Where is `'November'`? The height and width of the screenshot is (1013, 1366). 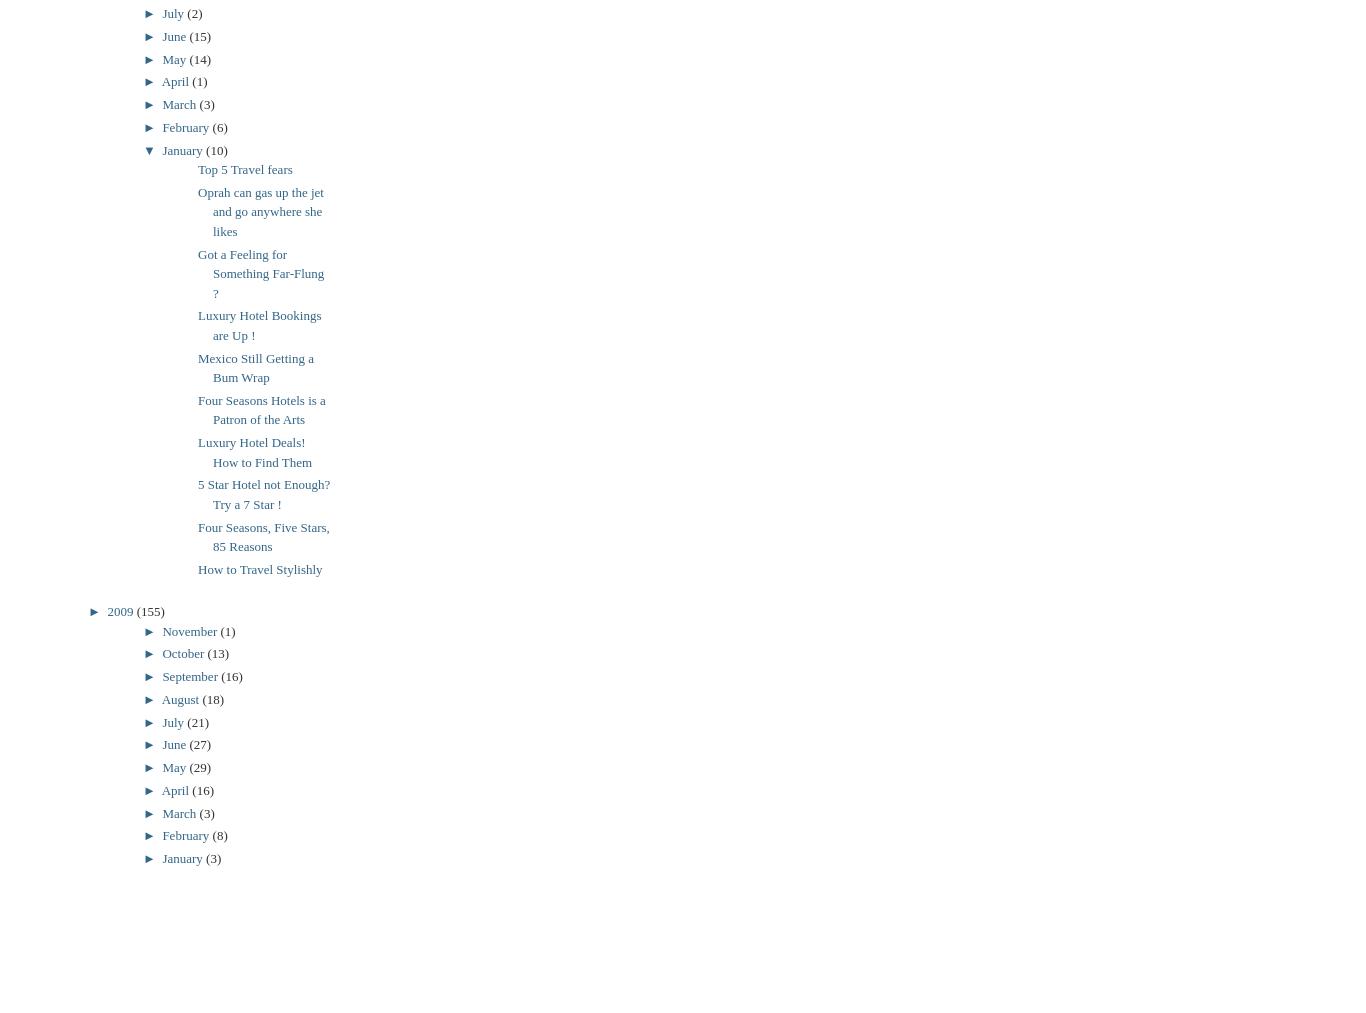 'November' is located at coordinates (189, 629).